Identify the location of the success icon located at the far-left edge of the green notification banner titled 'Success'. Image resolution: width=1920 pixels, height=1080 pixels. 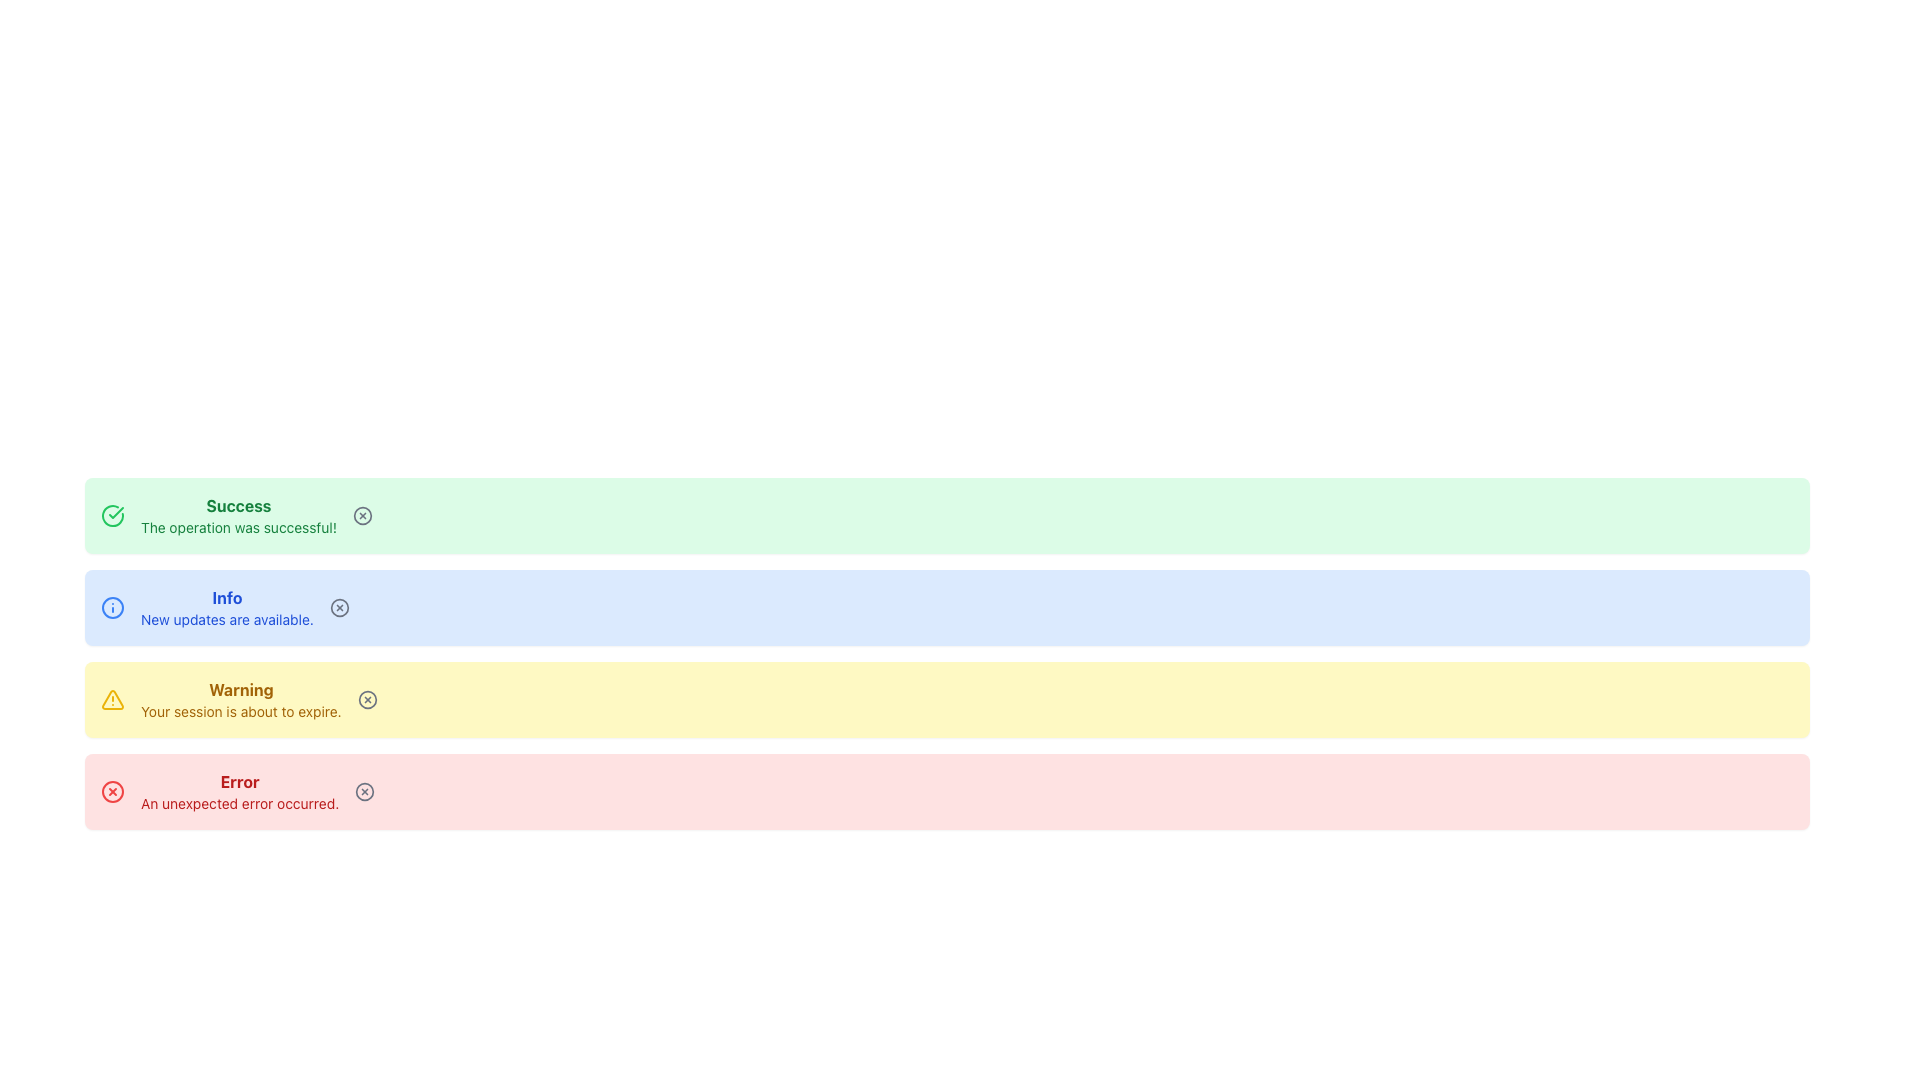
(112, 515).